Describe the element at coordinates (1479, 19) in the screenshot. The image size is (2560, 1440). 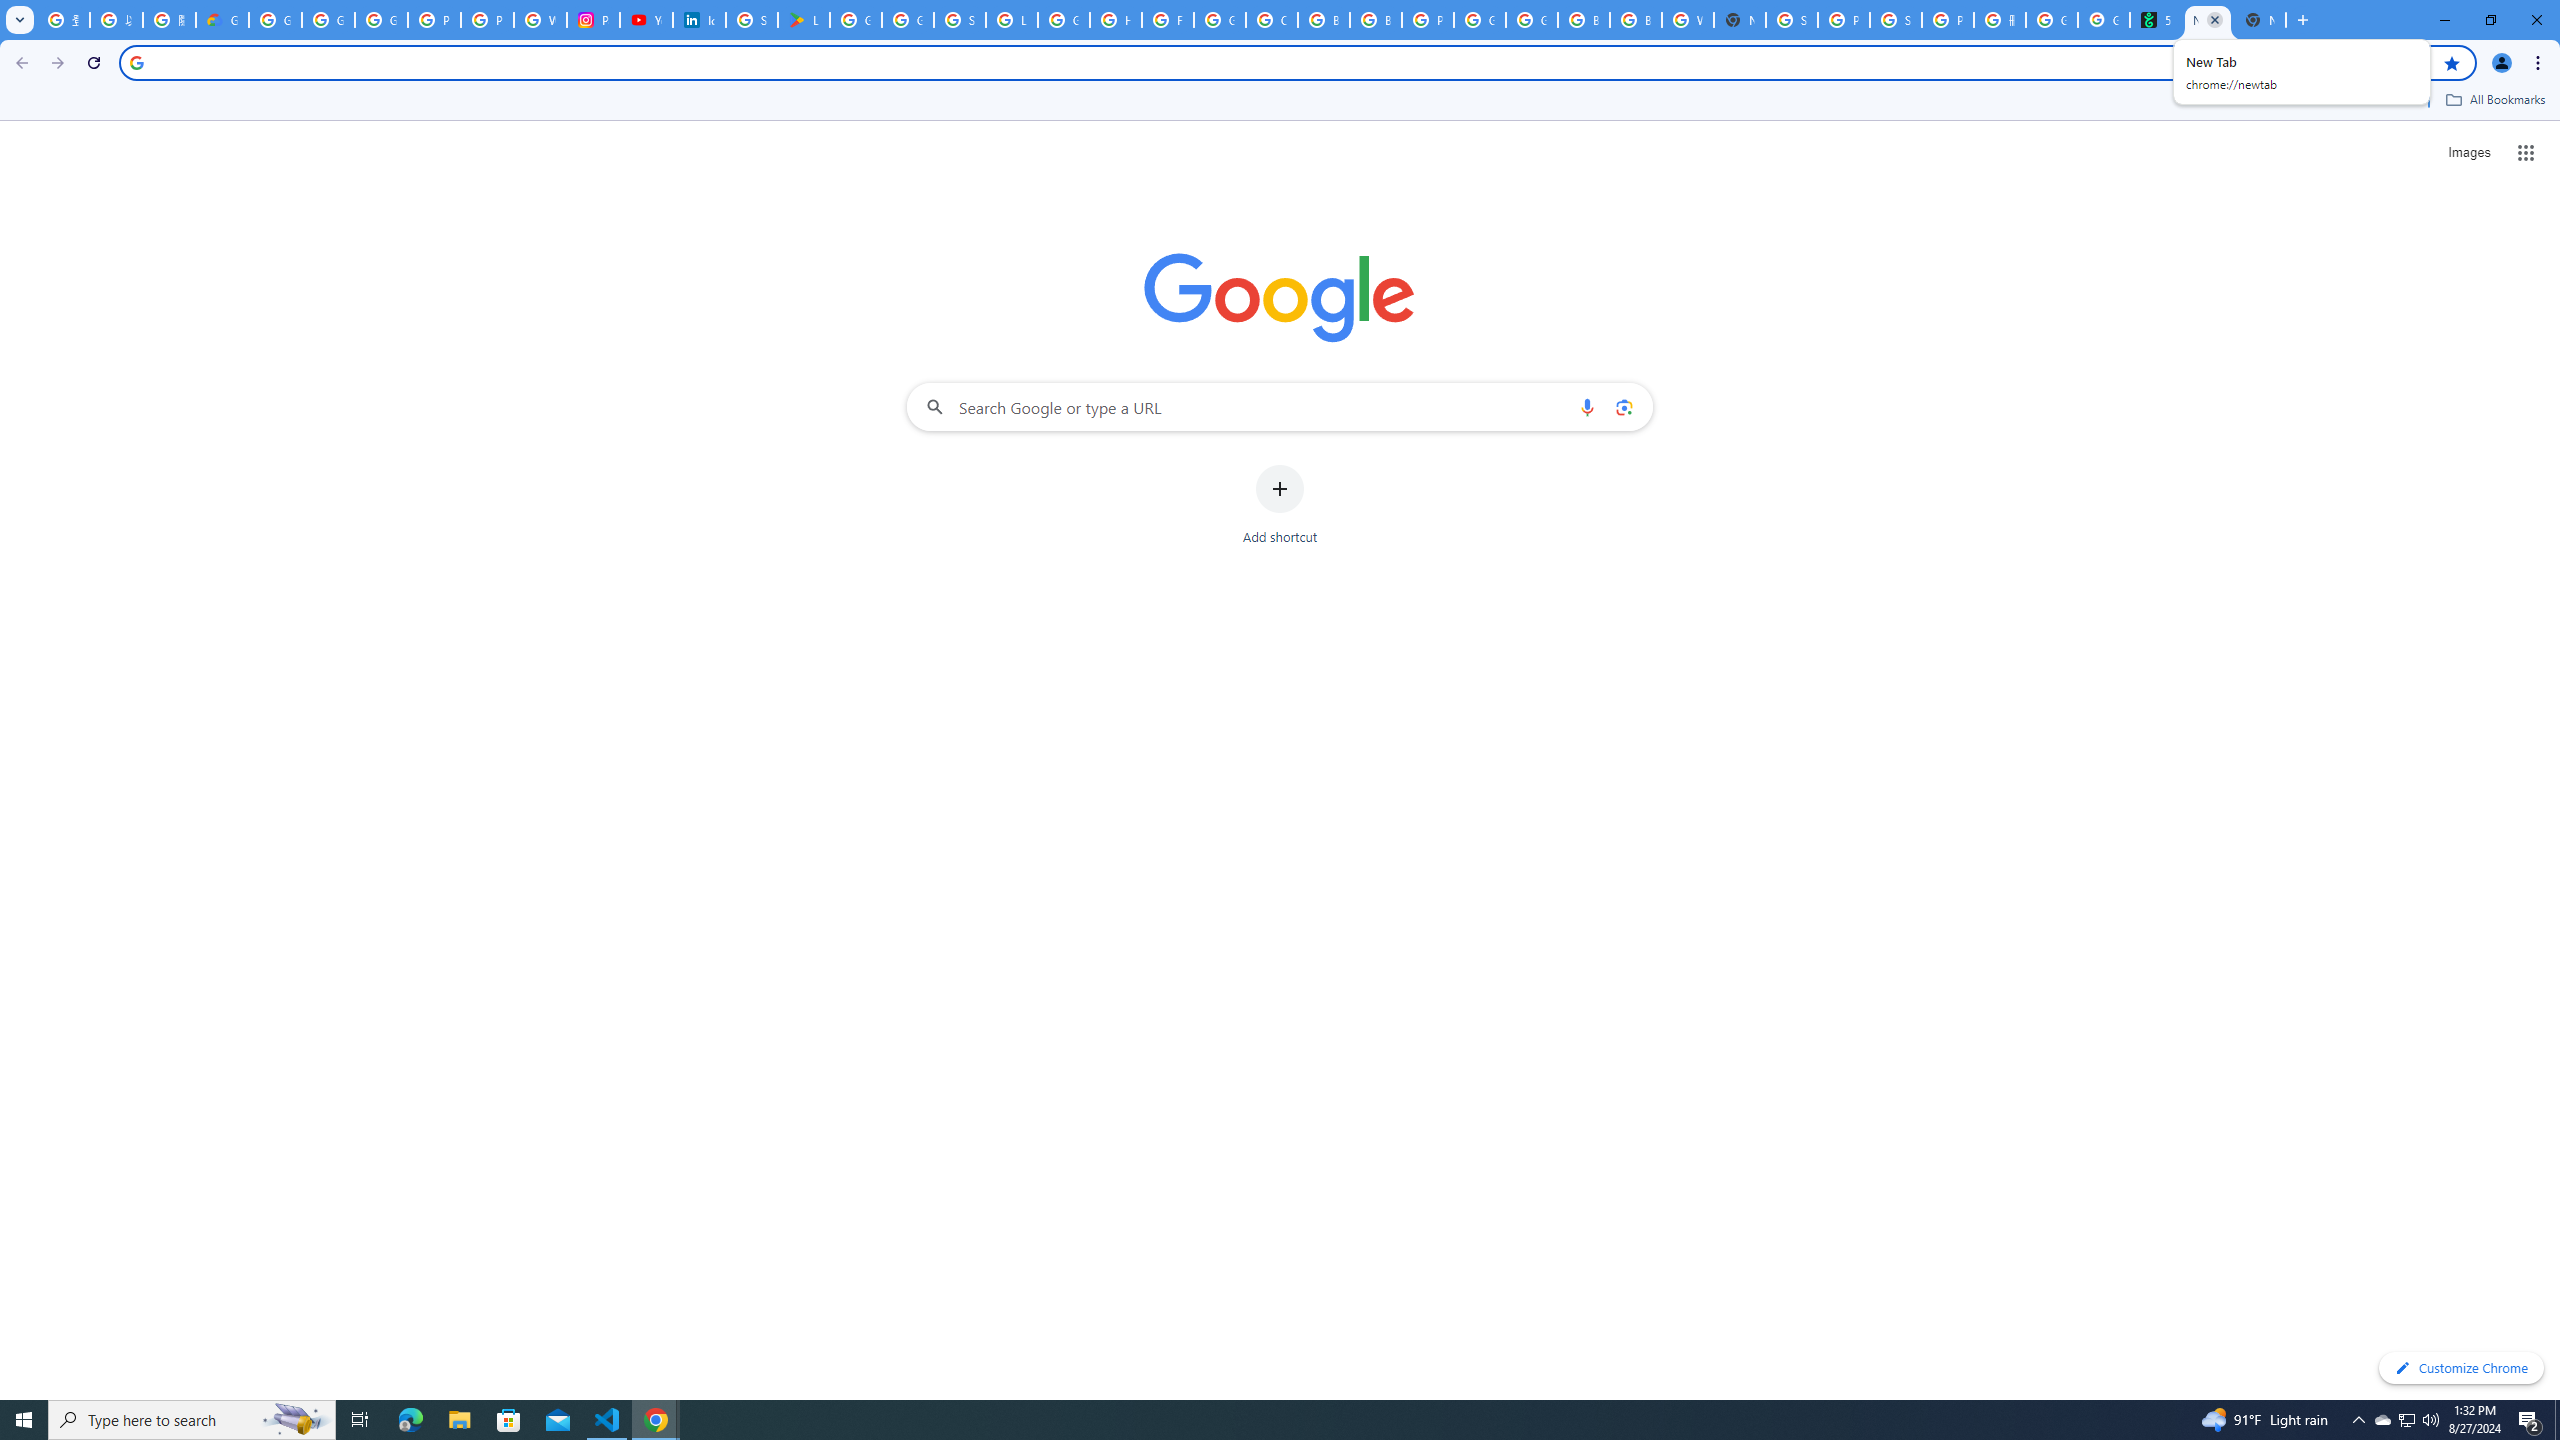
I see `'Google Cloud Platform'` at that location.